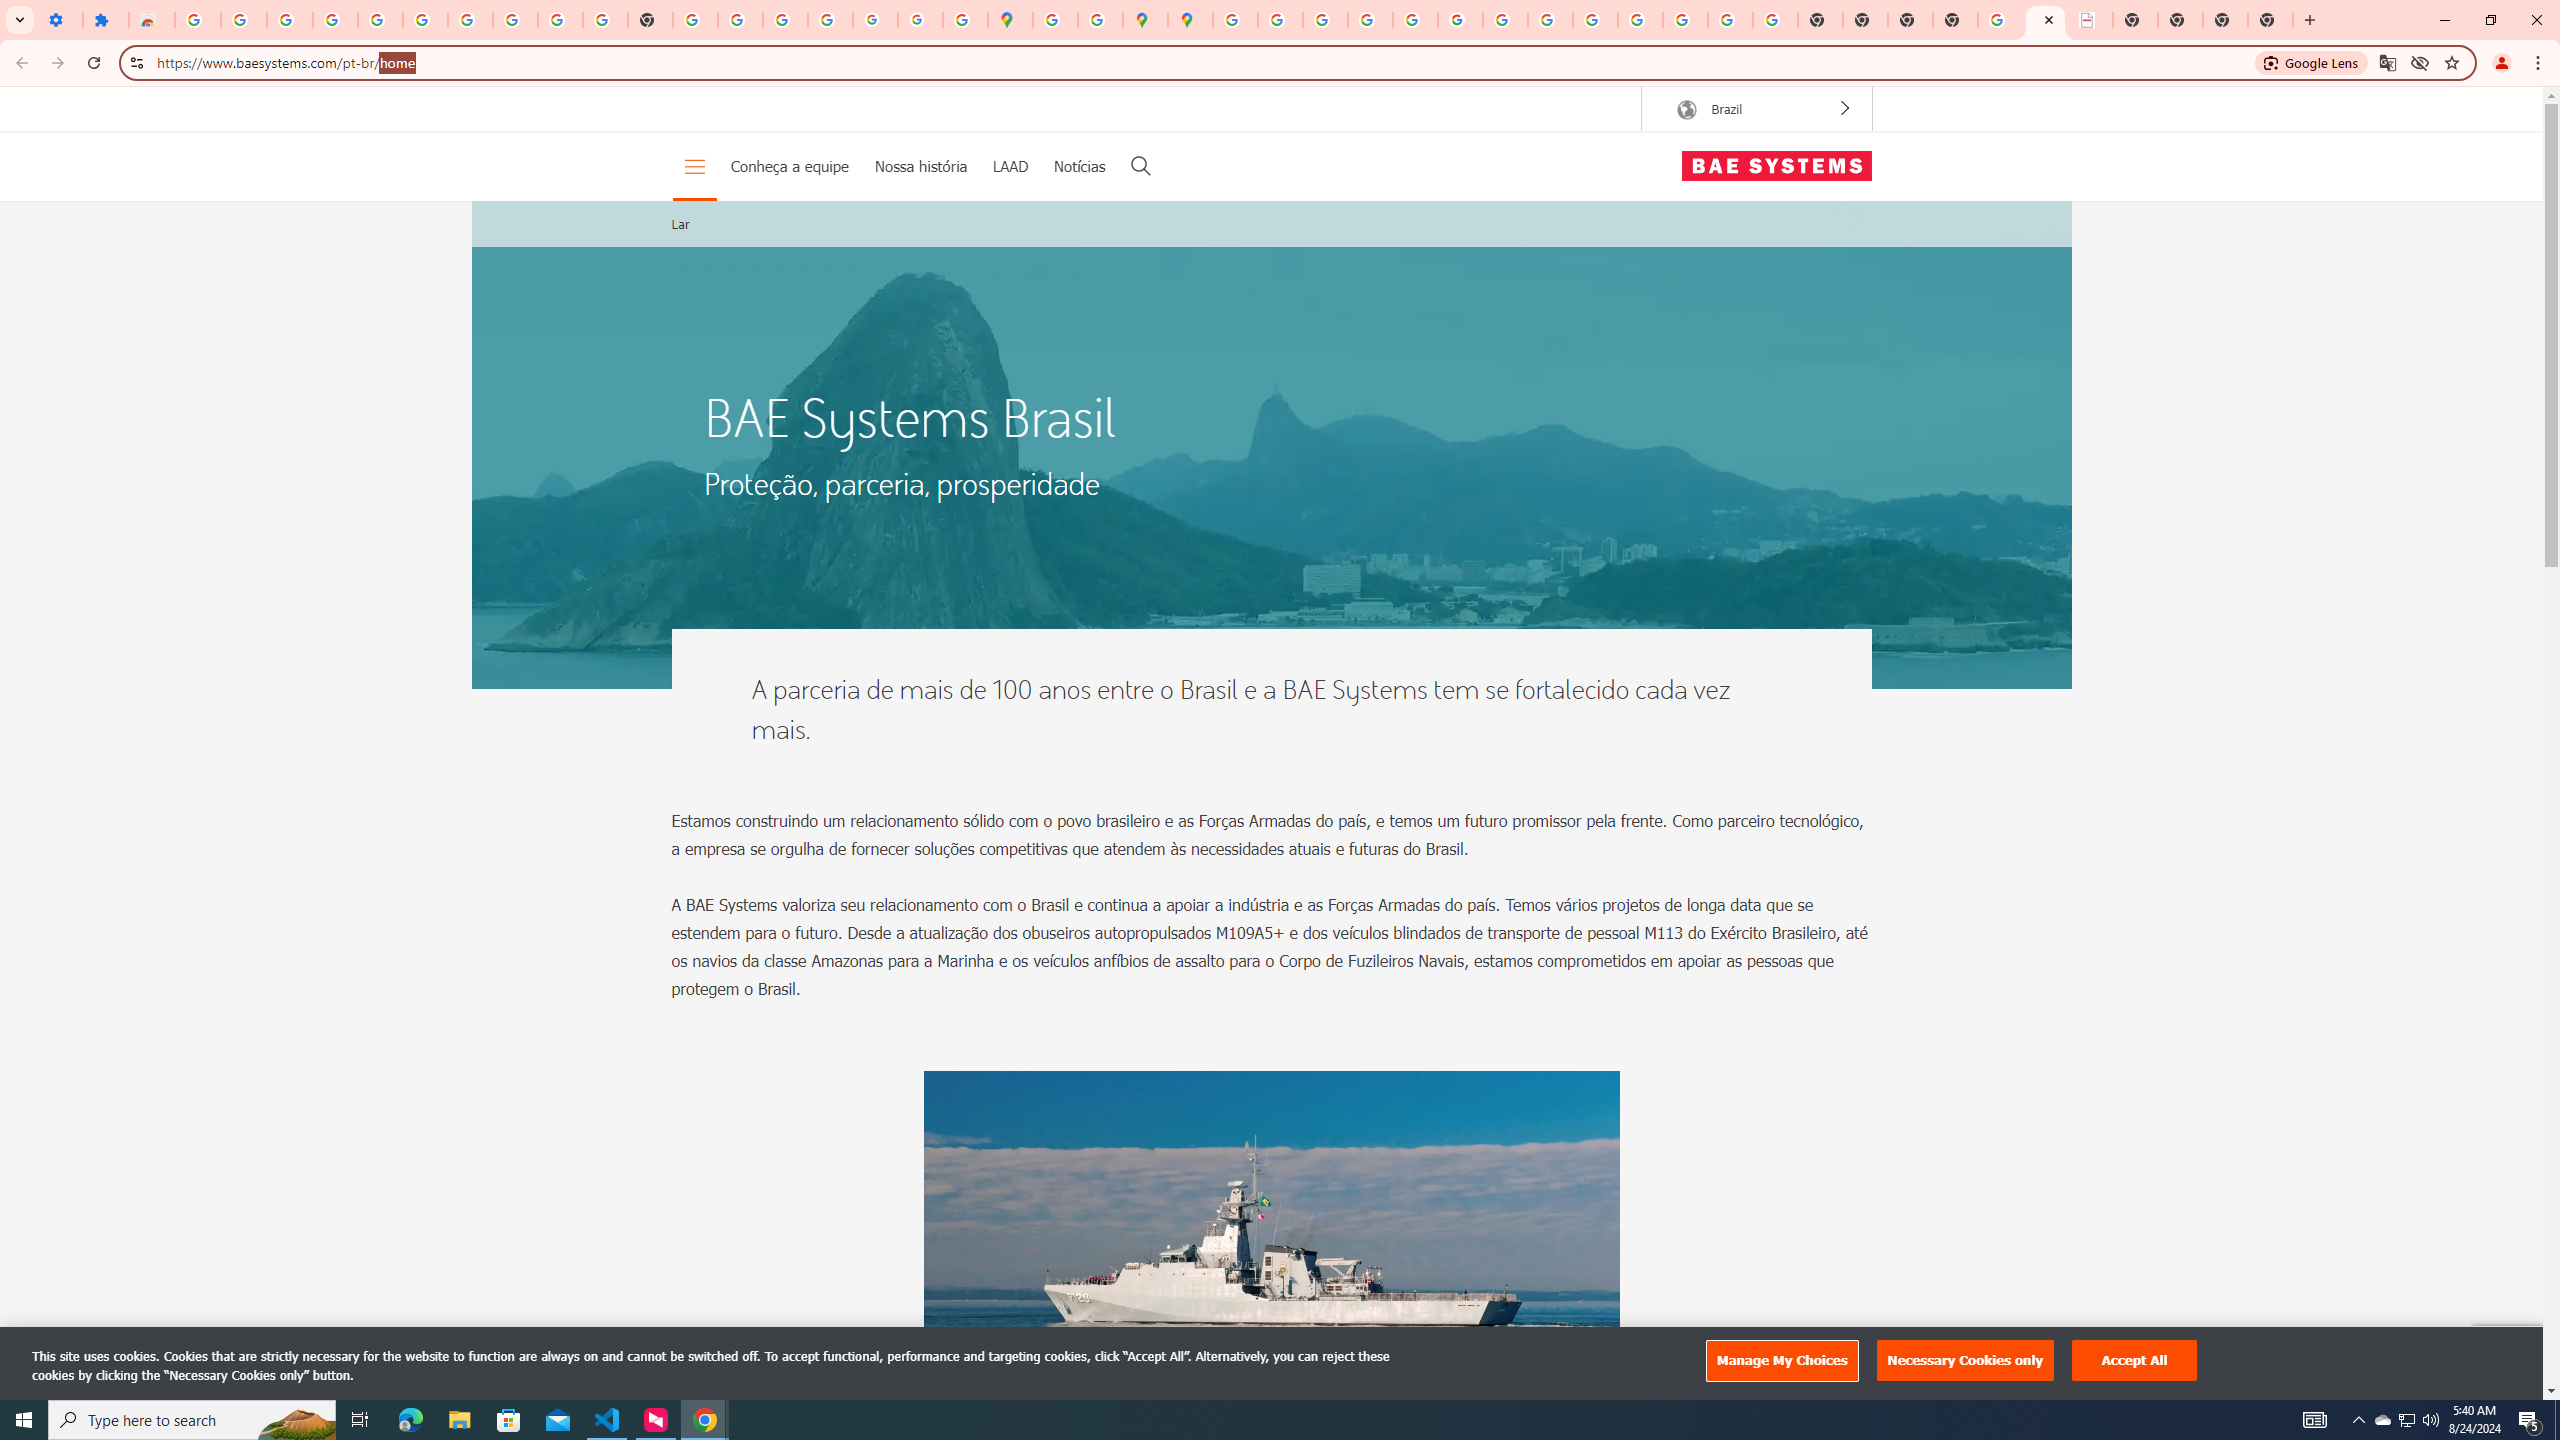  What do you see at coordinates (1008, 19) in the screenshot?
I see `'Google Maps'` at bounding box center [1008, 19].